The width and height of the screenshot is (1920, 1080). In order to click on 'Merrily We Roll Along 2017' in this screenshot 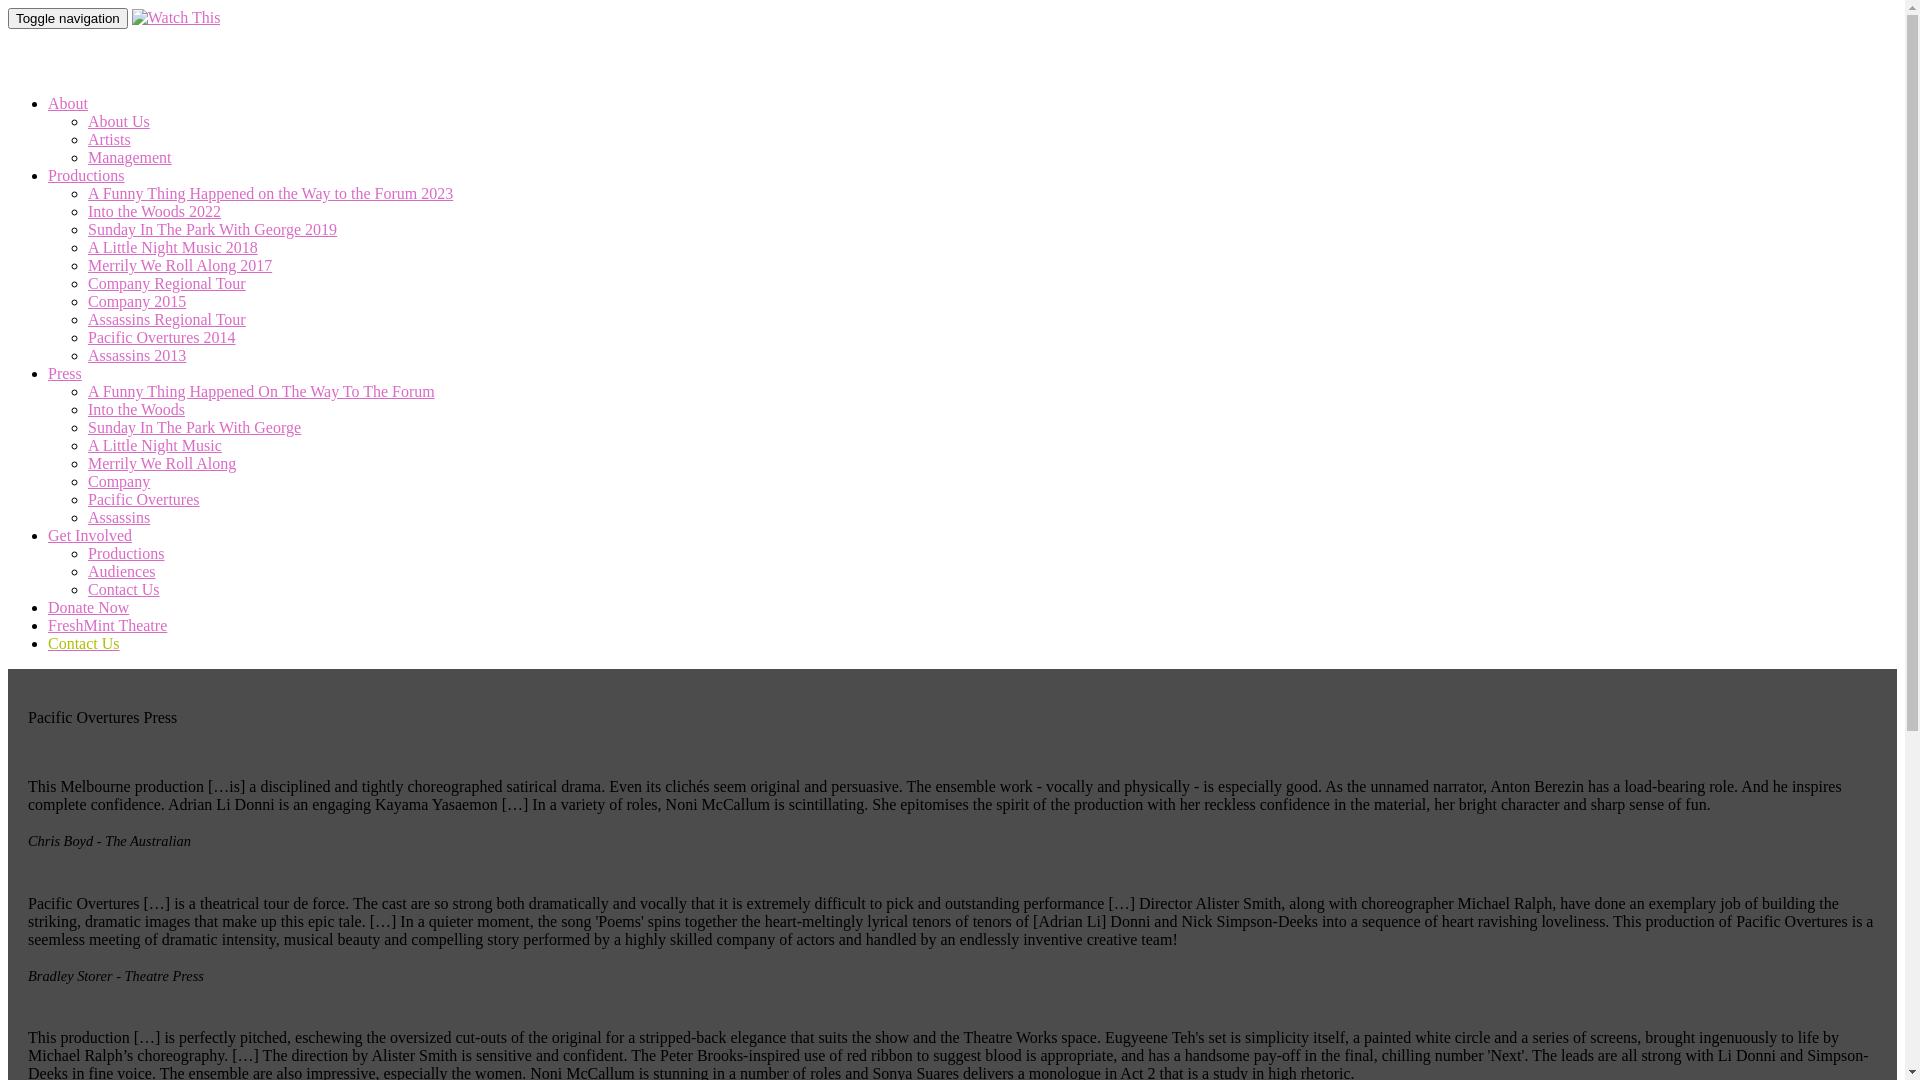, I will do `click(180, 264)`.